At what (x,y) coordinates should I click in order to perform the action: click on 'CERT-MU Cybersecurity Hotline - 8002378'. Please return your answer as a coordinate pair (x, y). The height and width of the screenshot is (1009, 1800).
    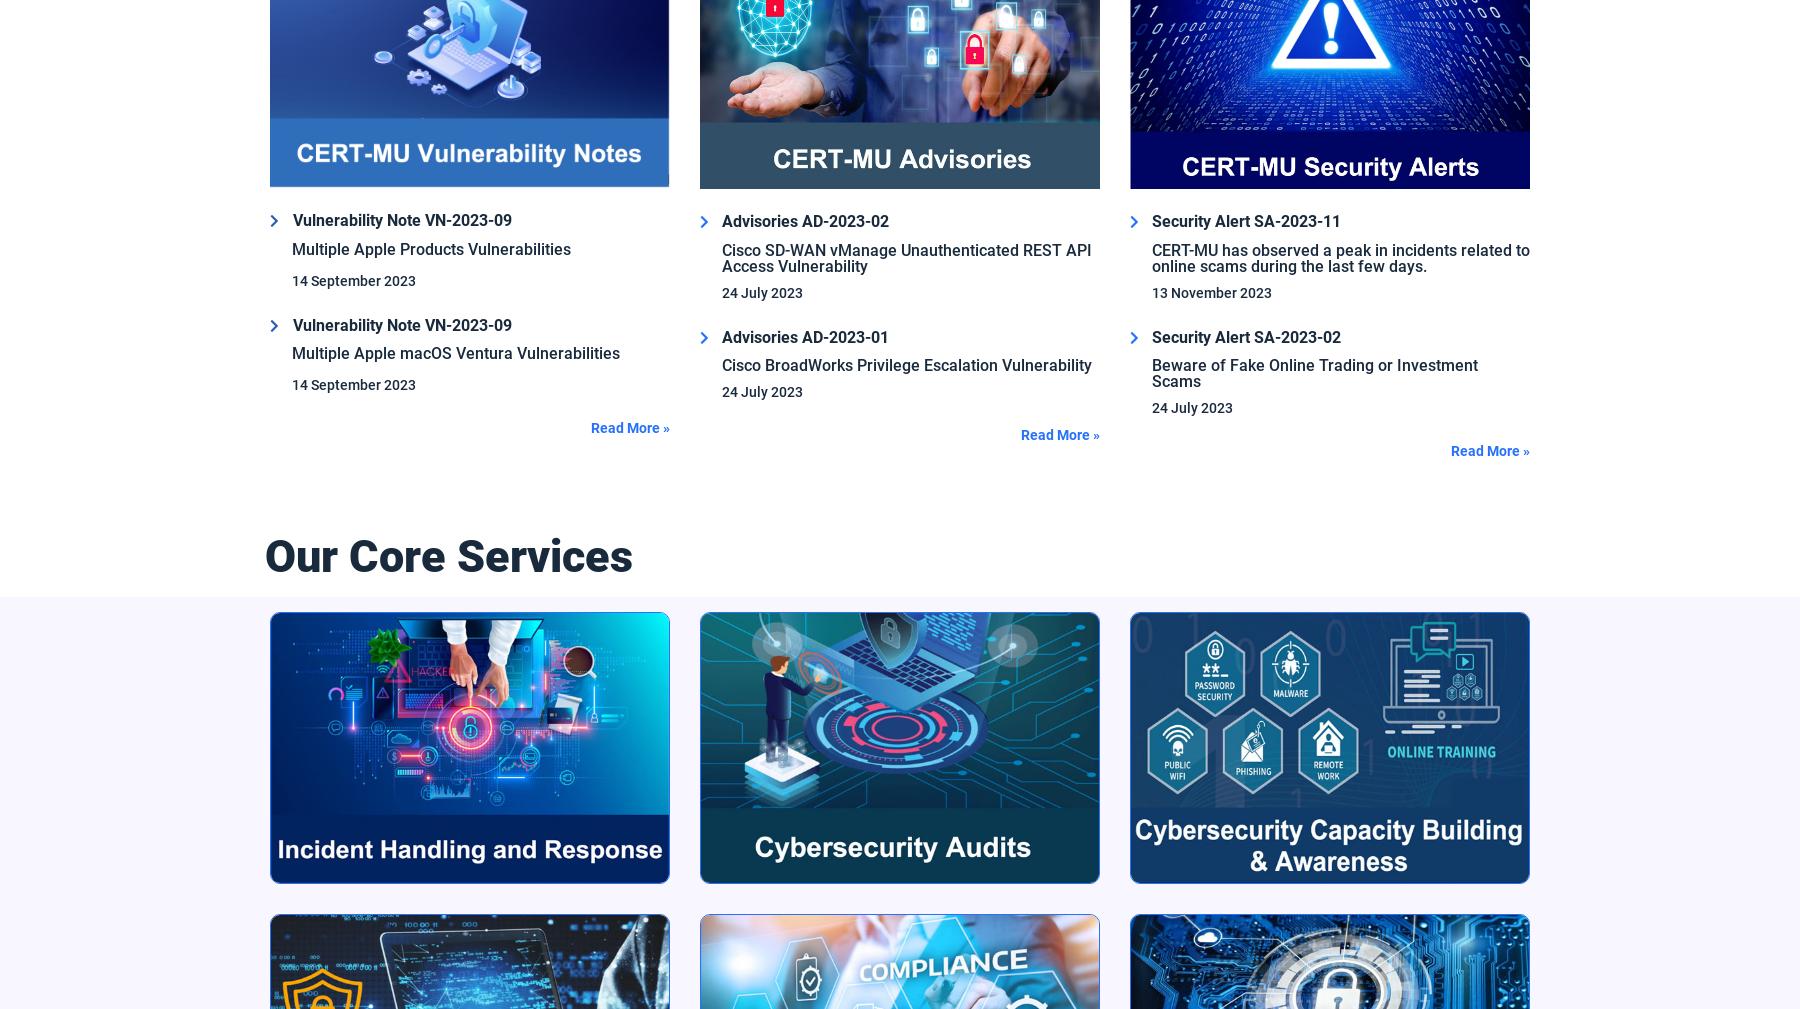
    Looking at the image, I should click on (401, 563).